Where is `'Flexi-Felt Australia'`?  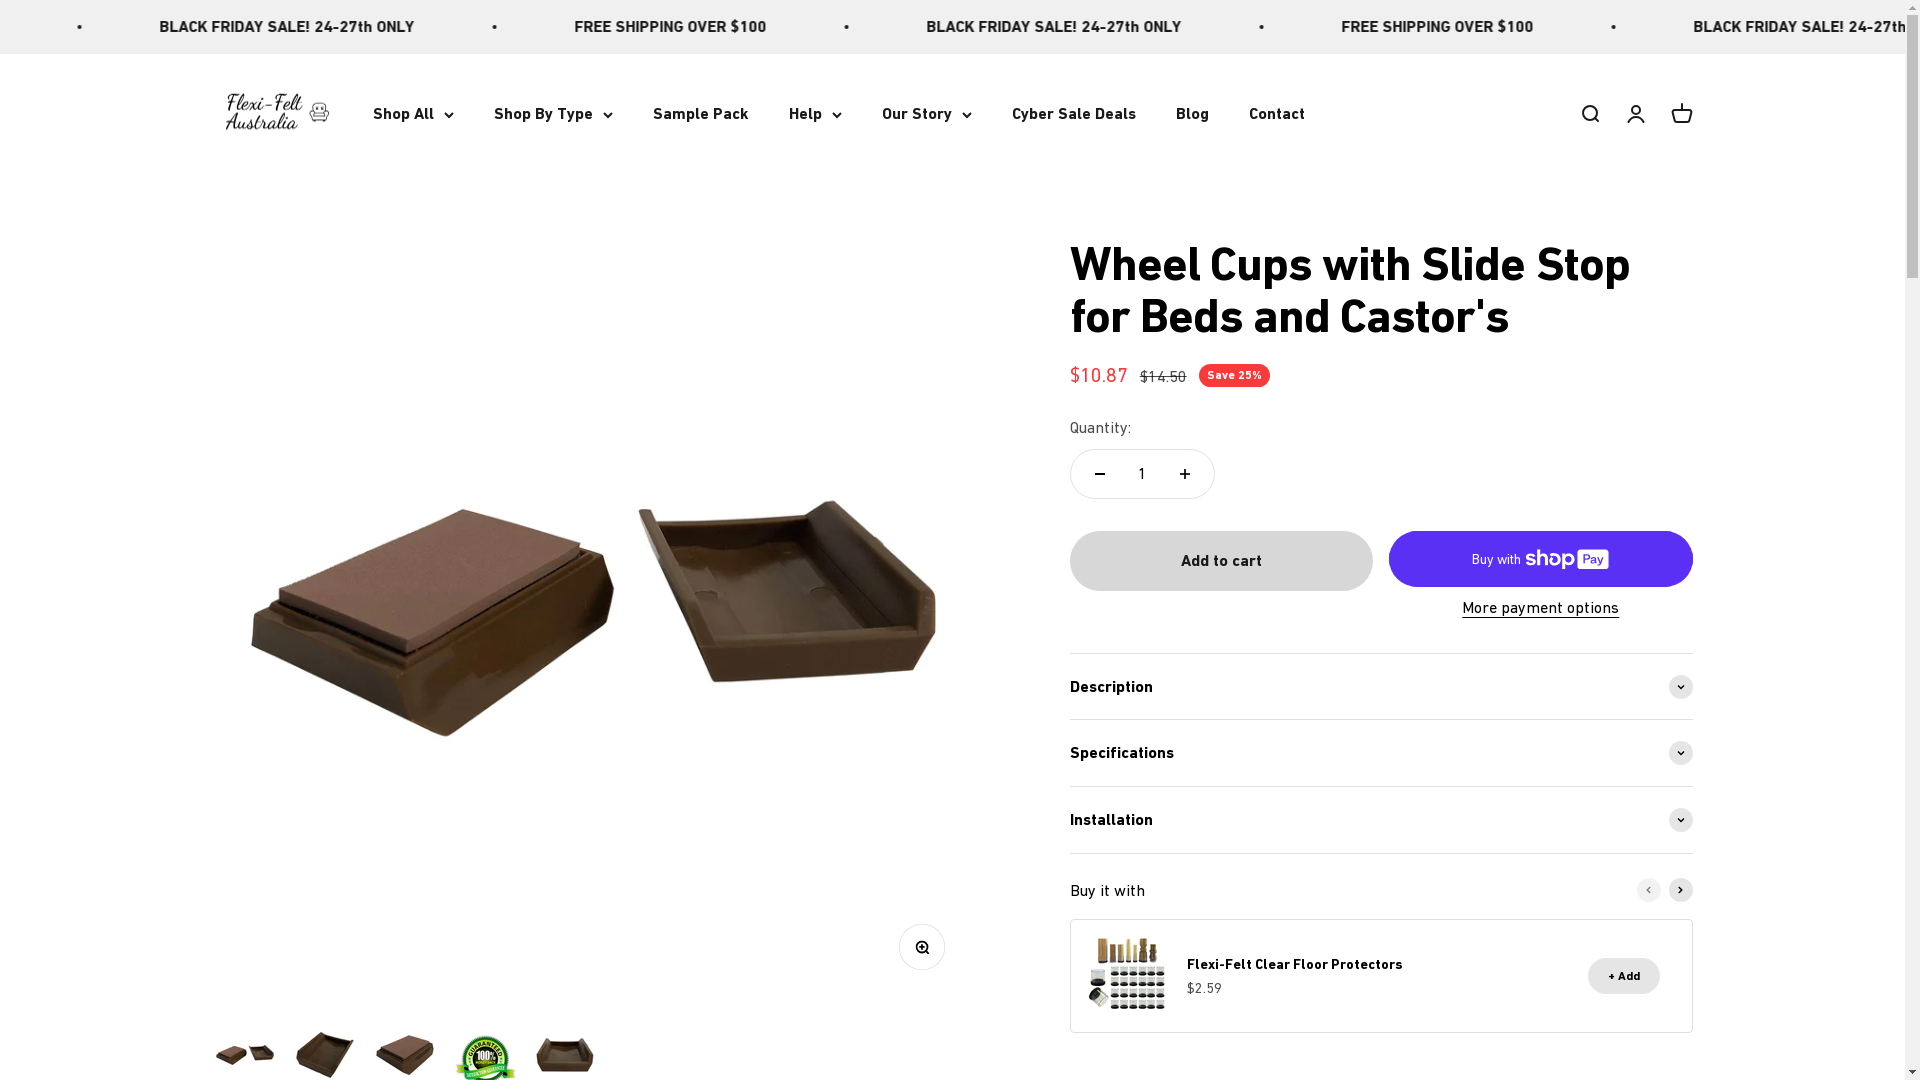
'Flexi-Felt Australia' is located at coordinates (271, 114).